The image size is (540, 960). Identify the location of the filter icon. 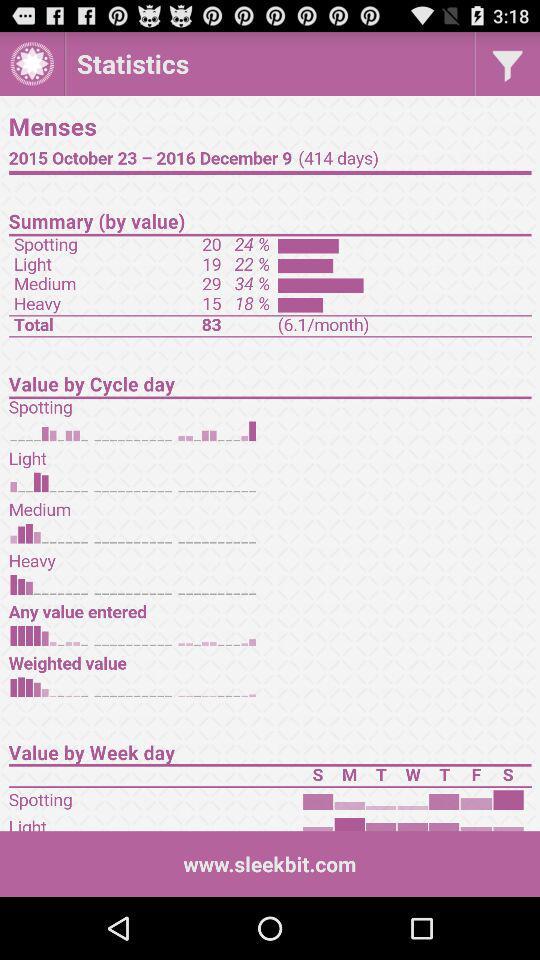
(507, 68).